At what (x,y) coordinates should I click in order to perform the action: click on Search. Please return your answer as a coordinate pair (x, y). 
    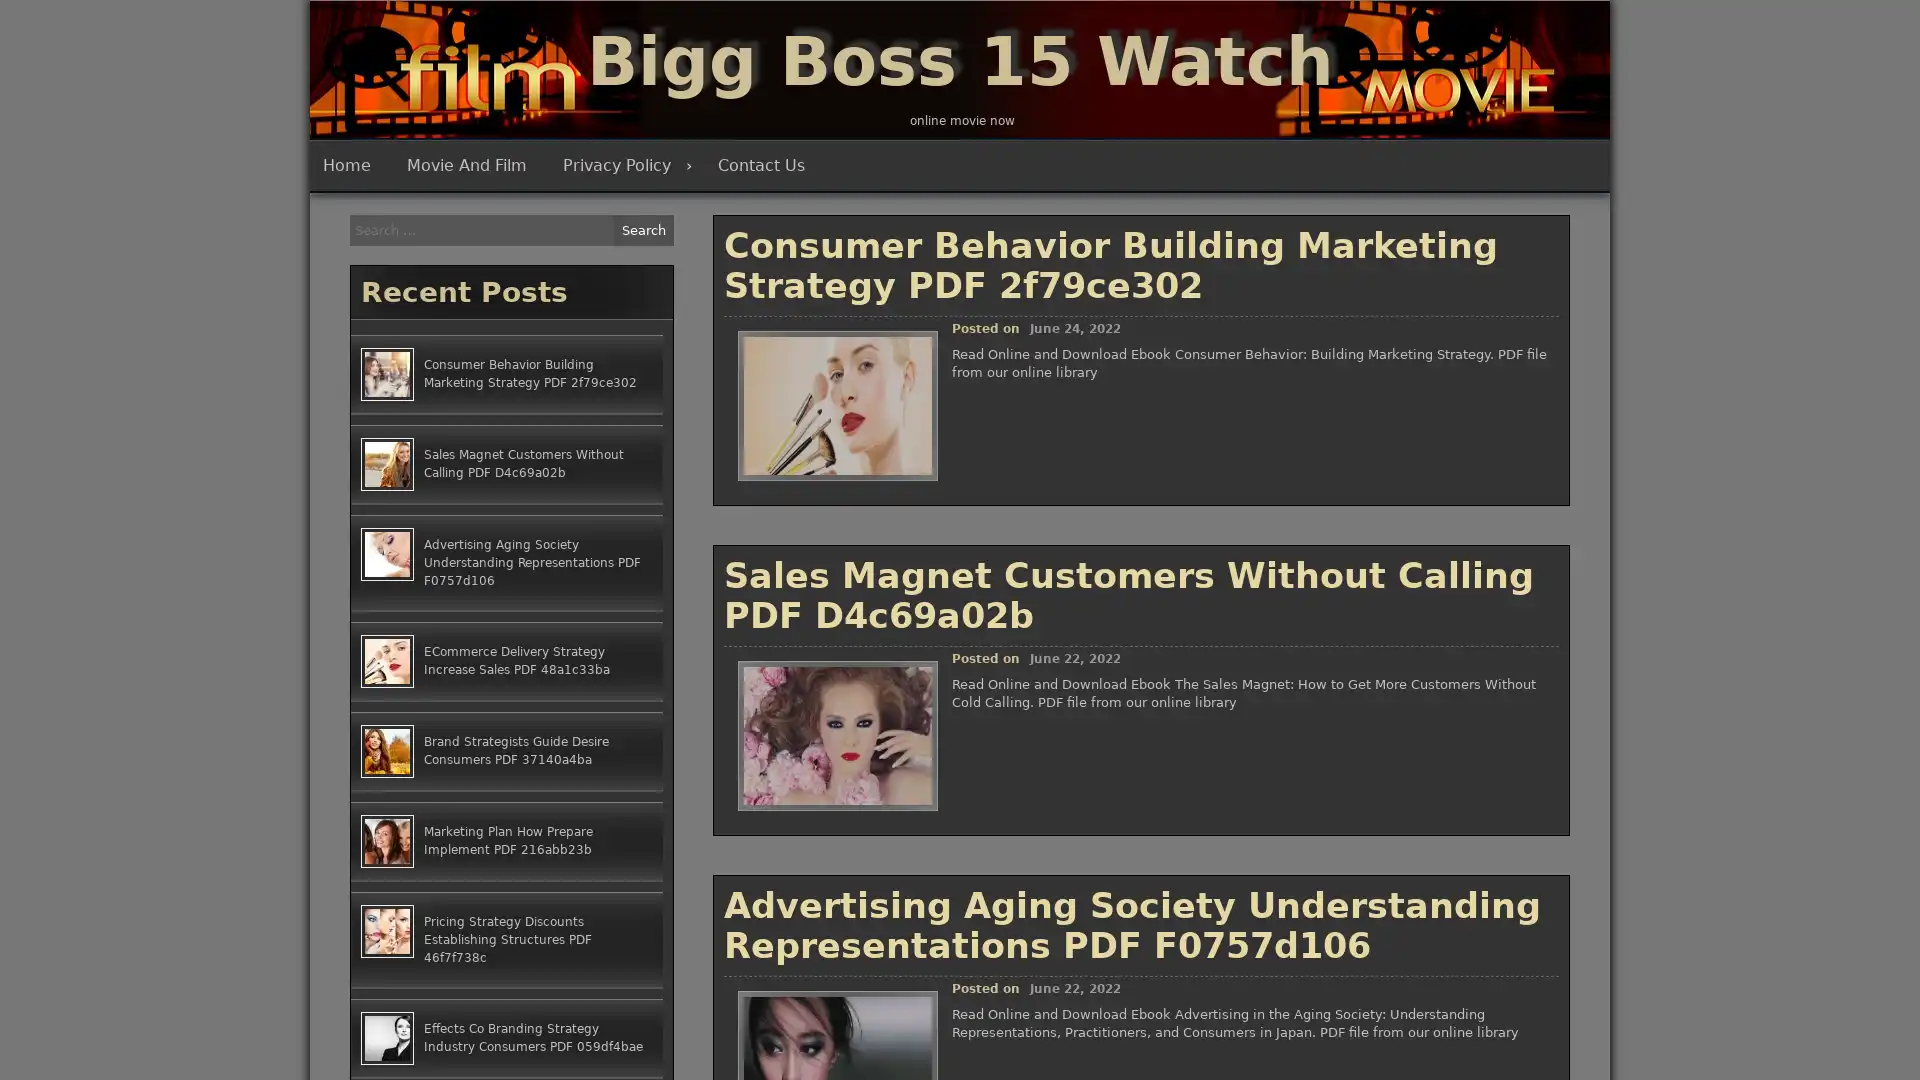
    Looking at the image, I should click on (643, 229).